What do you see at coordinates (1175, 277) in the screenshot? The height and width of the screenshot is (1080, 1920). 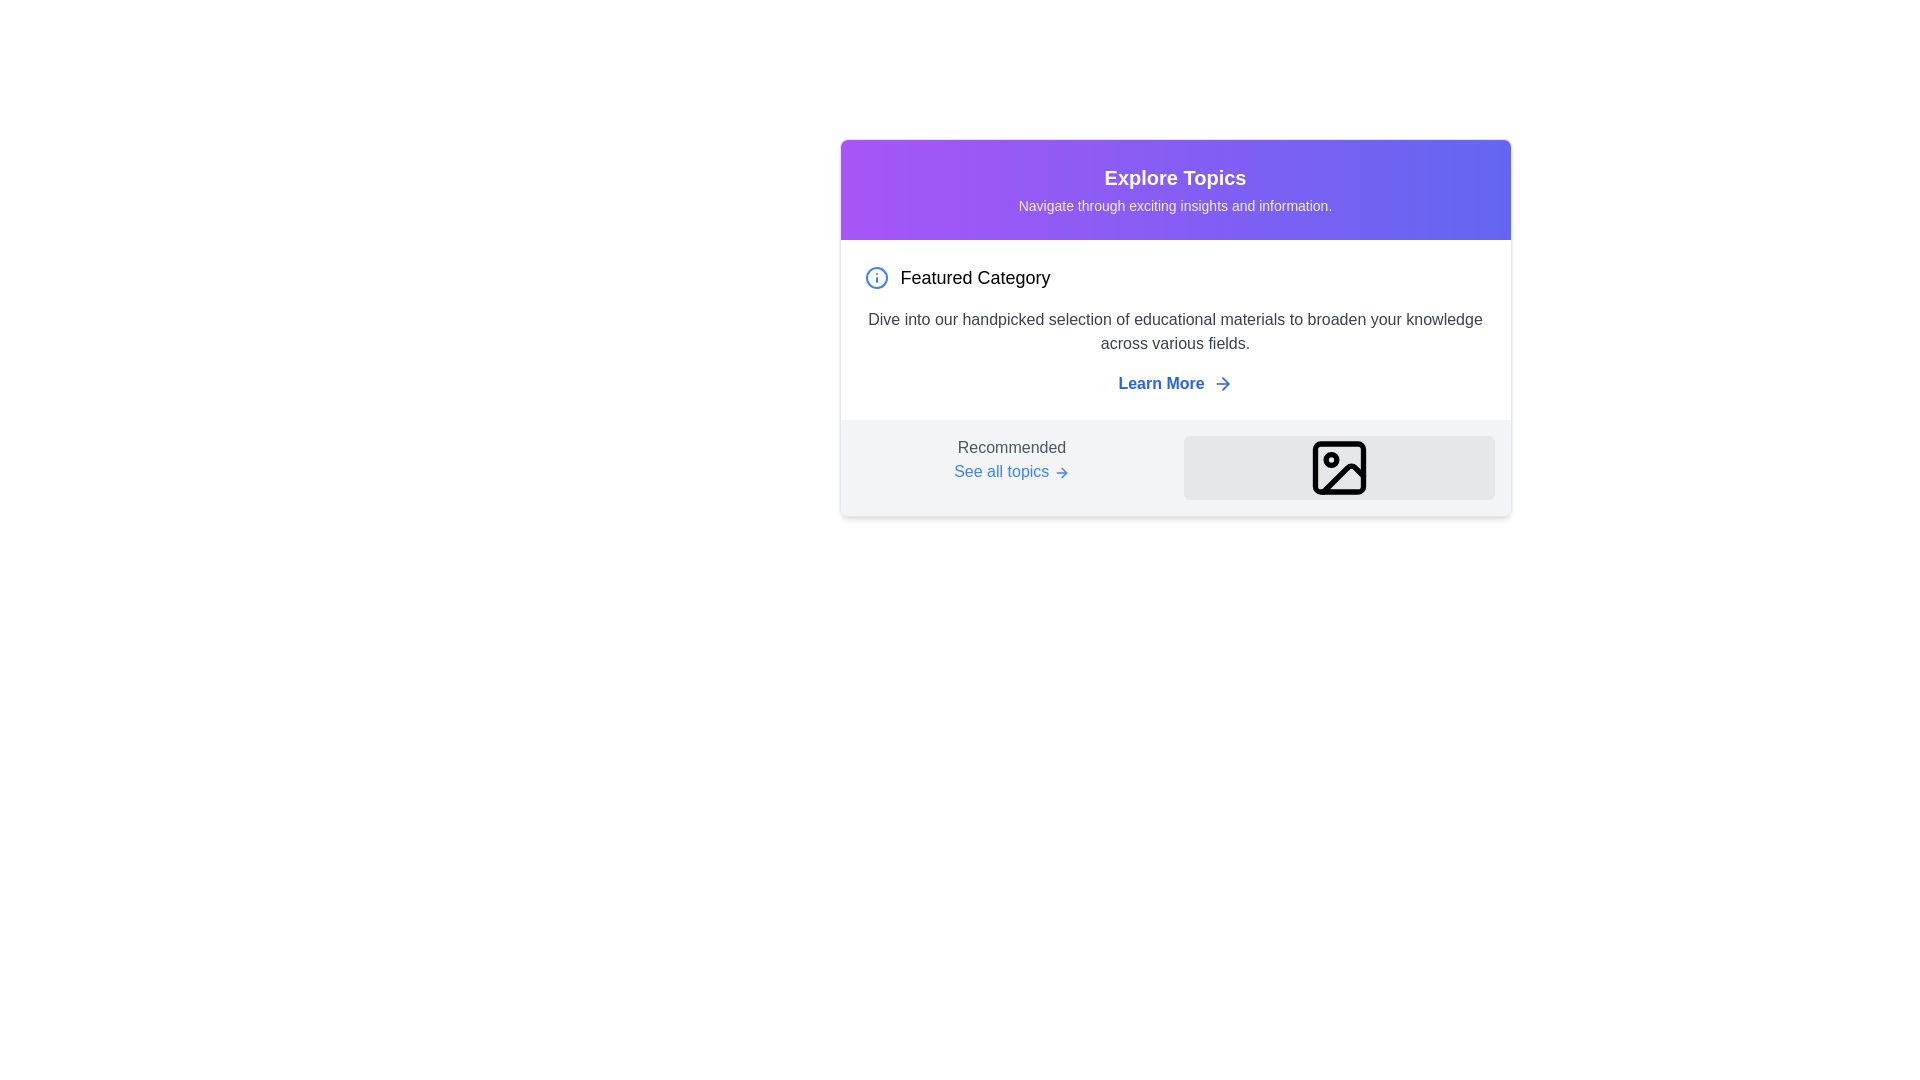 I see `the 'Featured Category' text with blue circular icon located at the top of the featured categories box` at bounding box center [1175, 277].